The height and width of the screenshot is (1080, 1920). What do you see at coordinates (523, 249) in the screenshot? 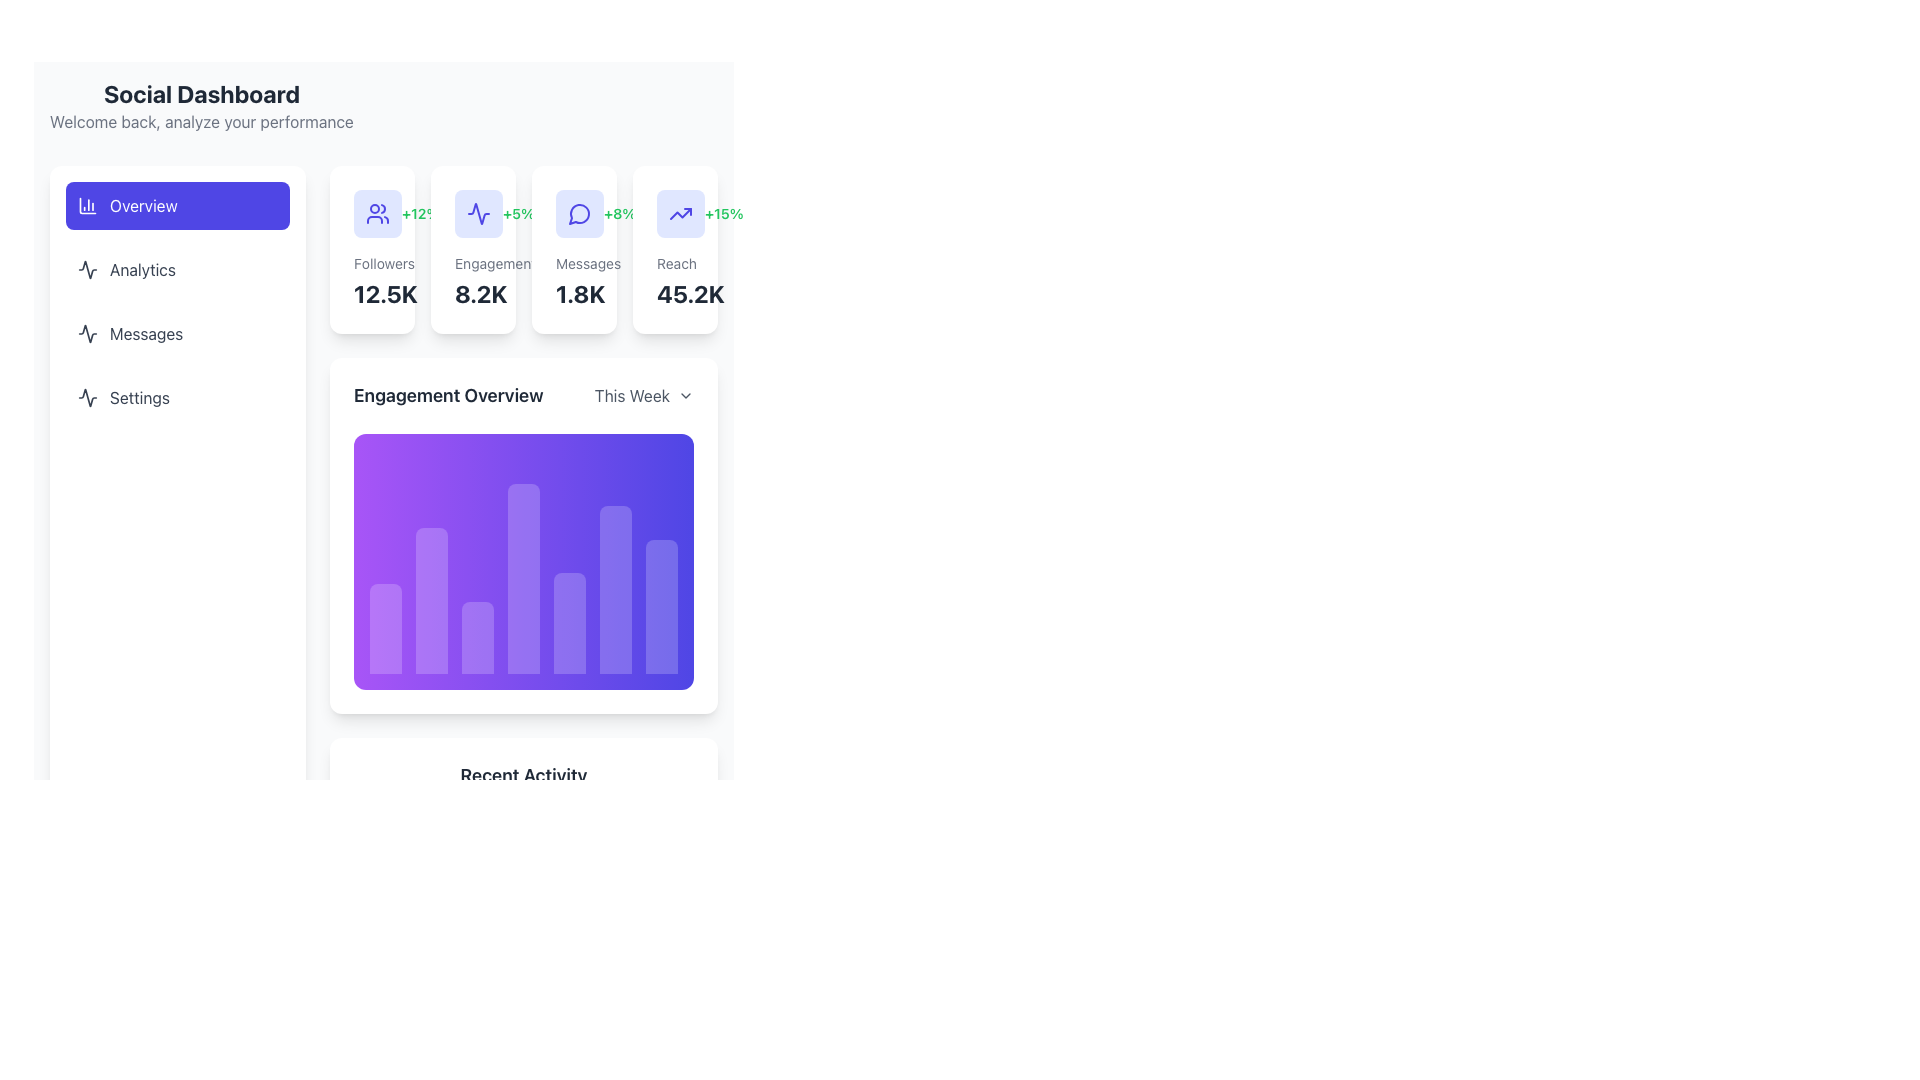
I see `the Information card located second from the left in the row of four cards at the top of the dashboard interface` at bounding box center [523, 249].